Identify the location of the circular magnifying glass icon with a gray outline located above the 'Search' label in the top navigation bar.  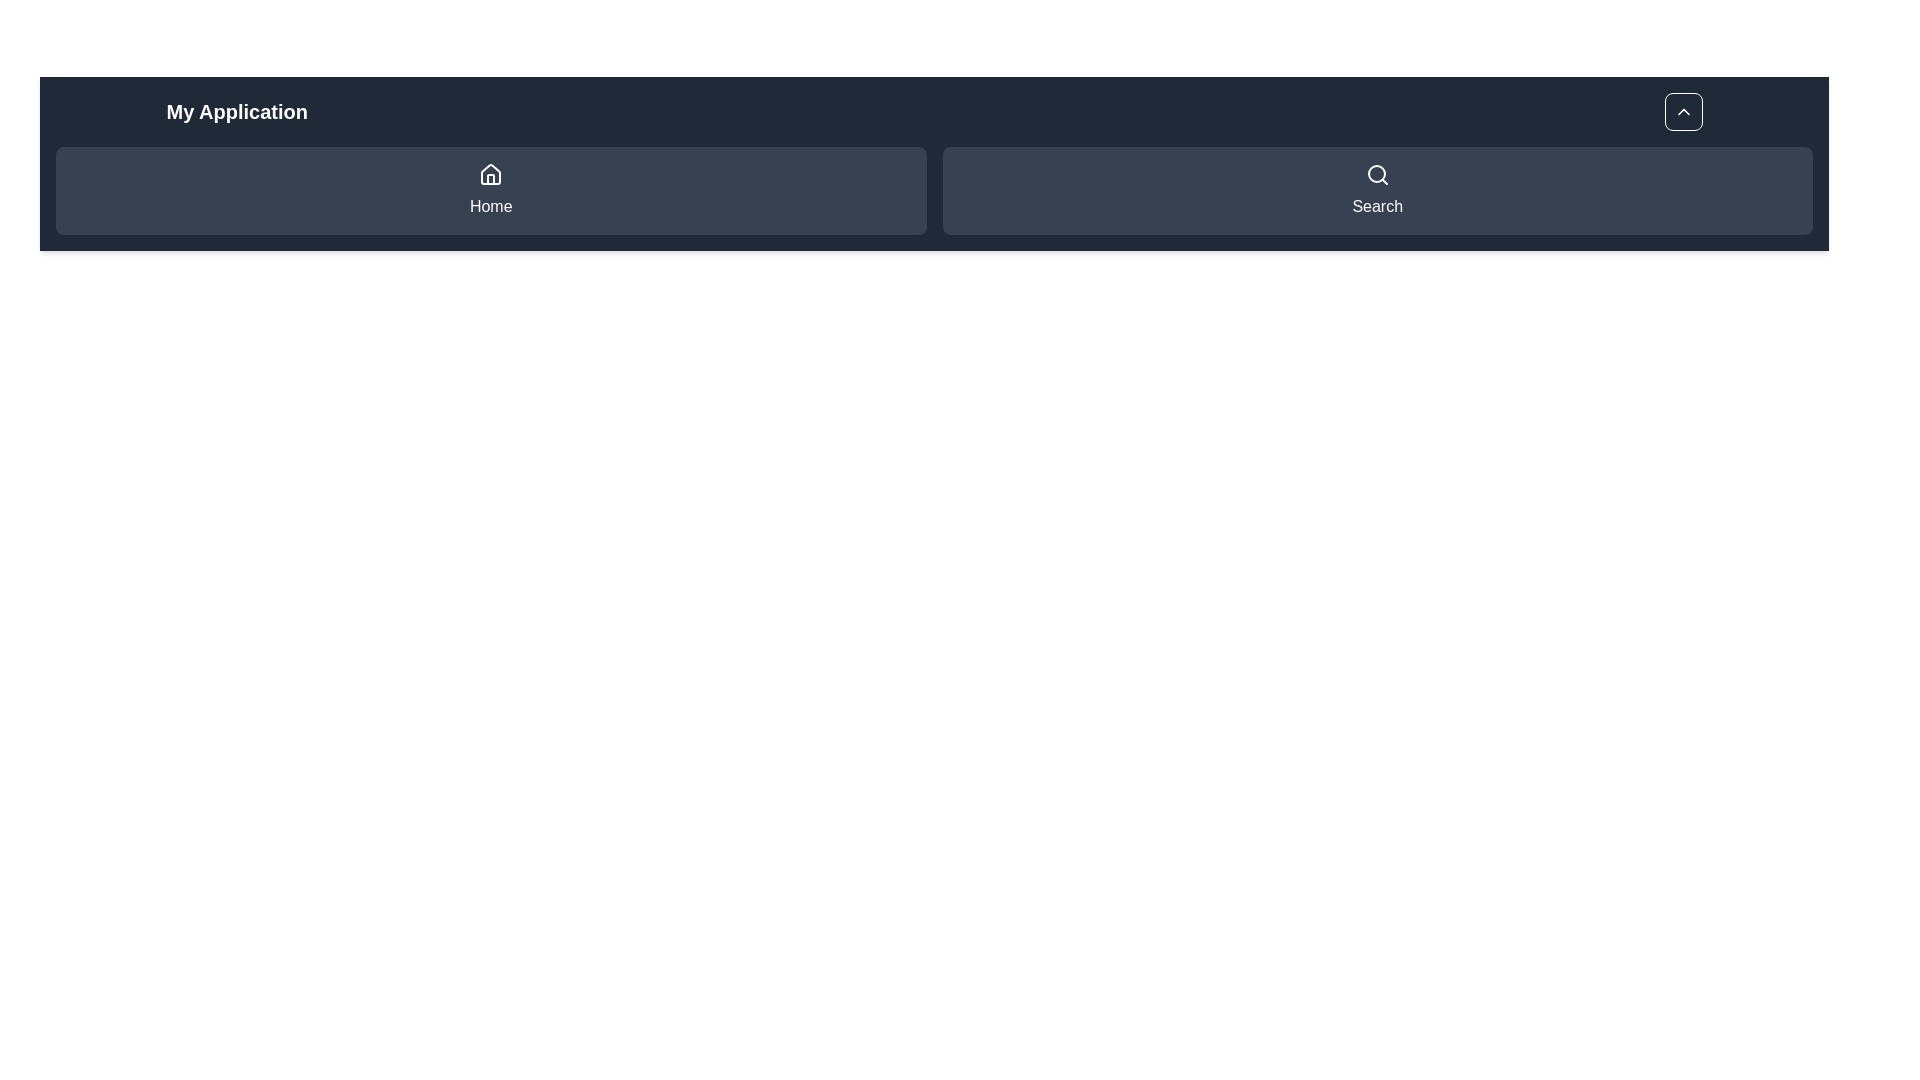
(1376, 173).